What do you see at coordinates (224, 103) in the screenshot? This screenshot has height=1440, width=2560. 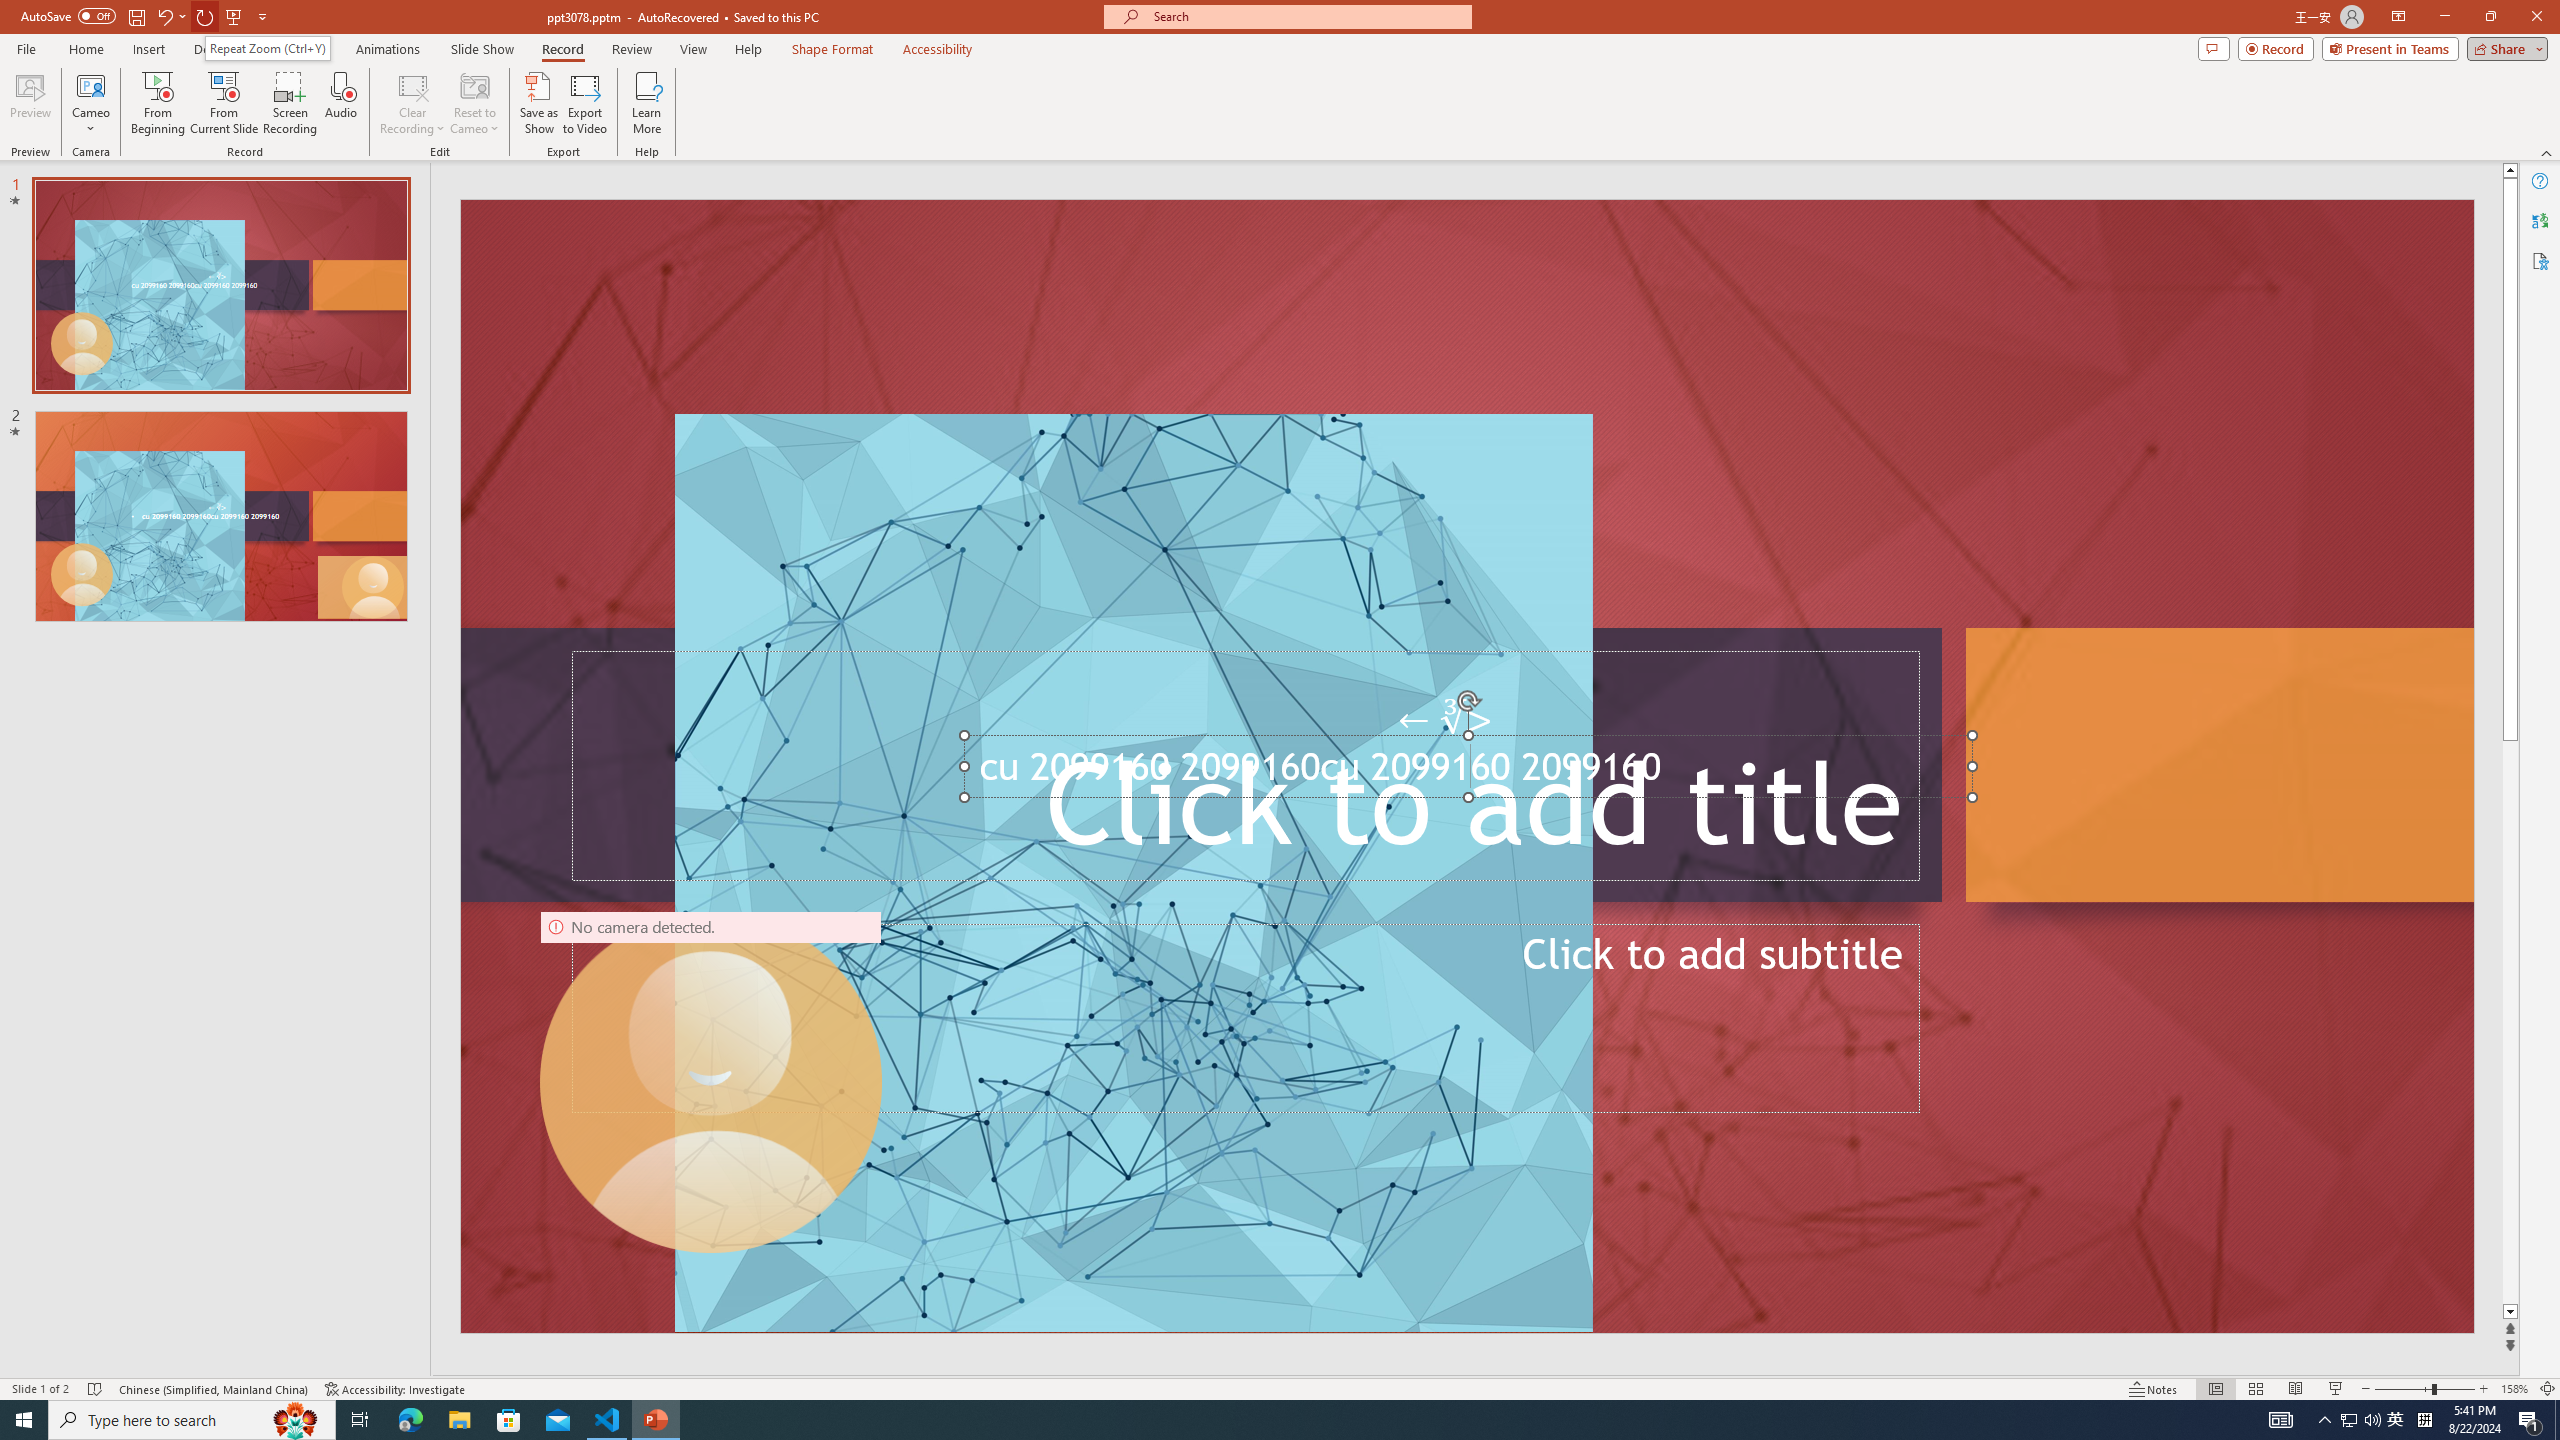 I see `'From Current Slide...'` at bounding box center [224, 103].